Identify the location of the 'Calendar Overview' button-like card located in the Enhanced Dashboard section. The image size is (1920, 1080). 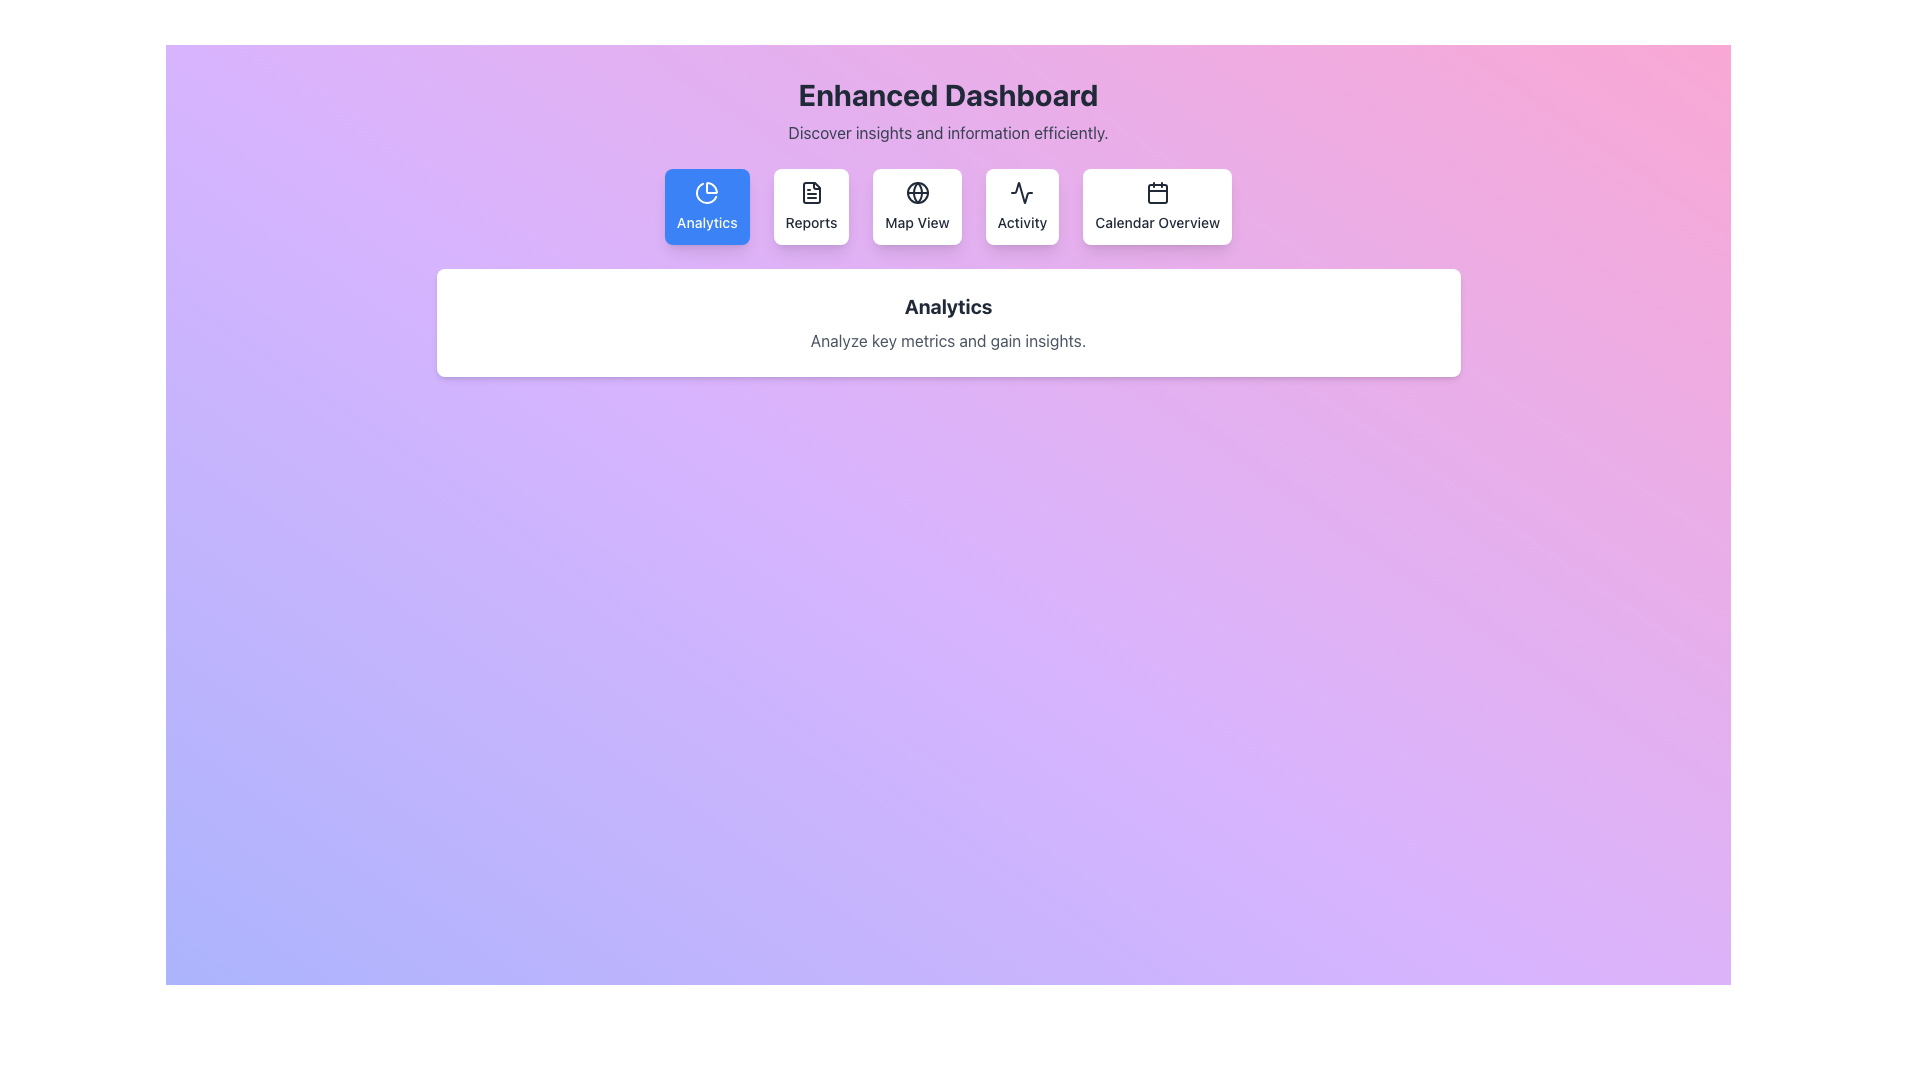
(1157, 207).